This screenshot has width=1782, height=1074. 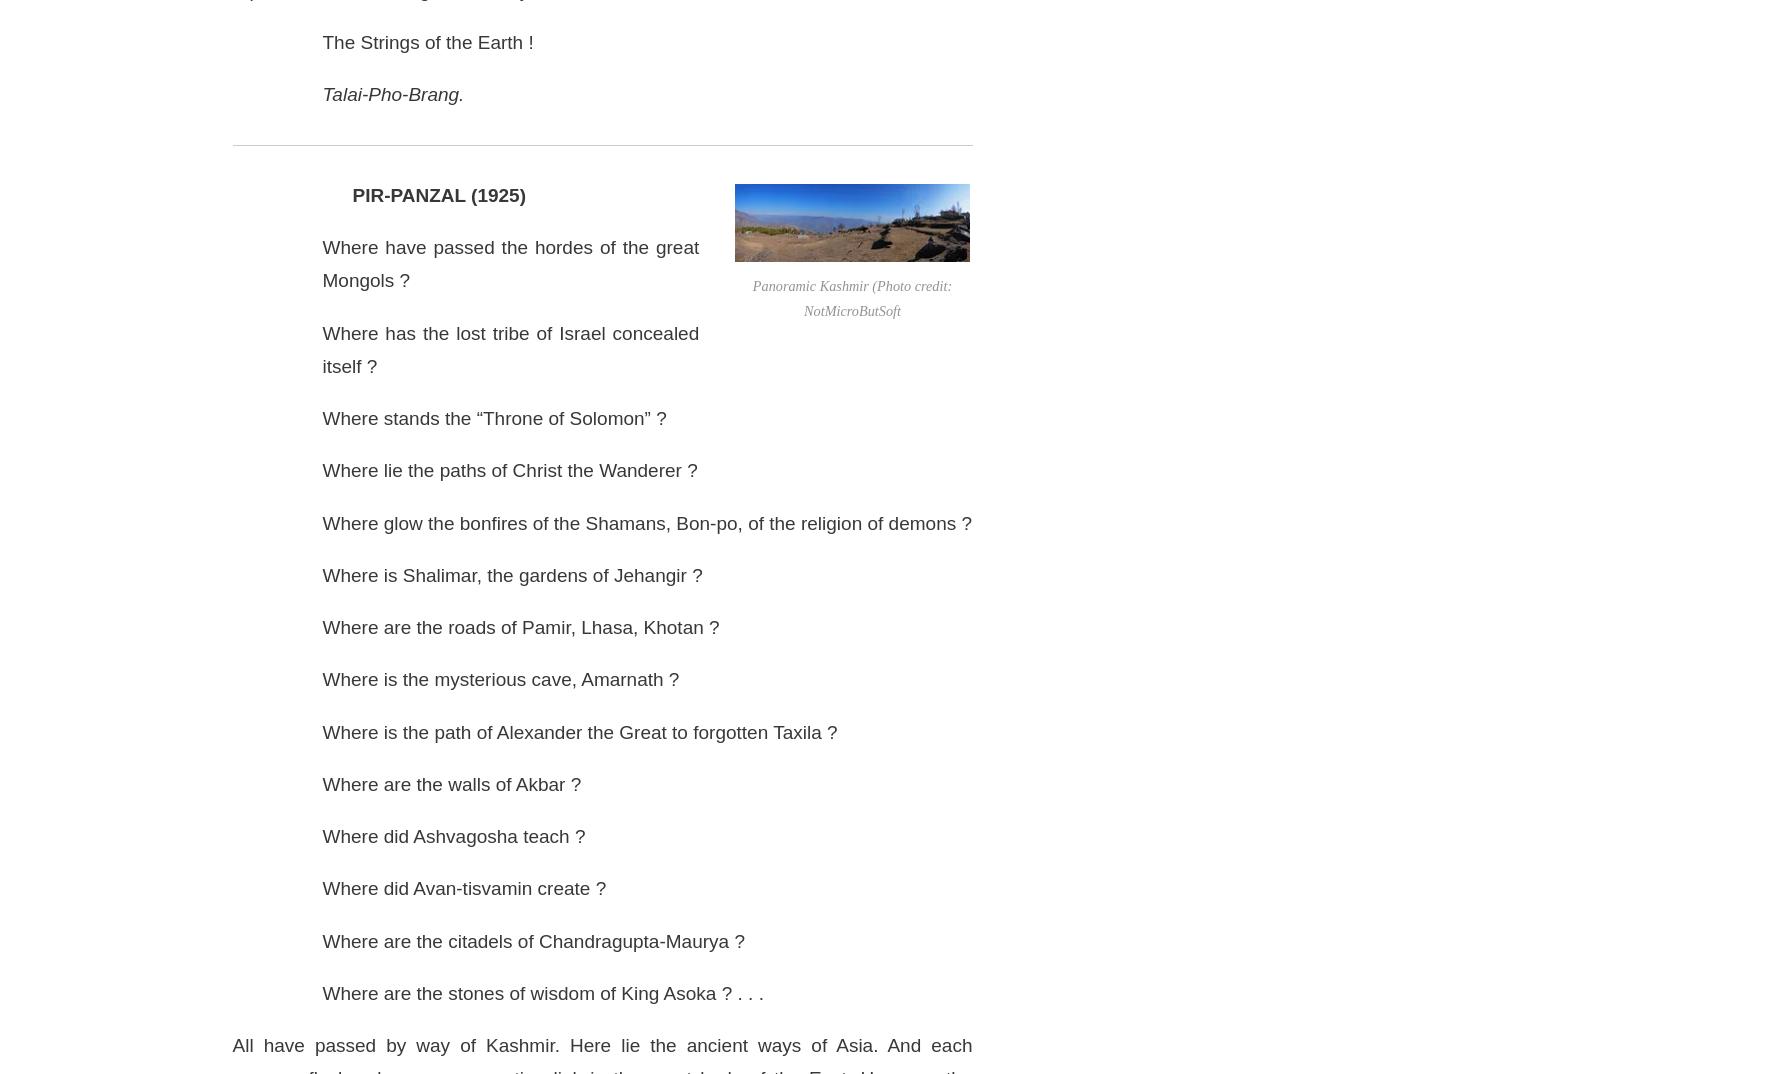 I want to click on 'Where did Ashvagosha teach ?', so click(x=452, y=836).